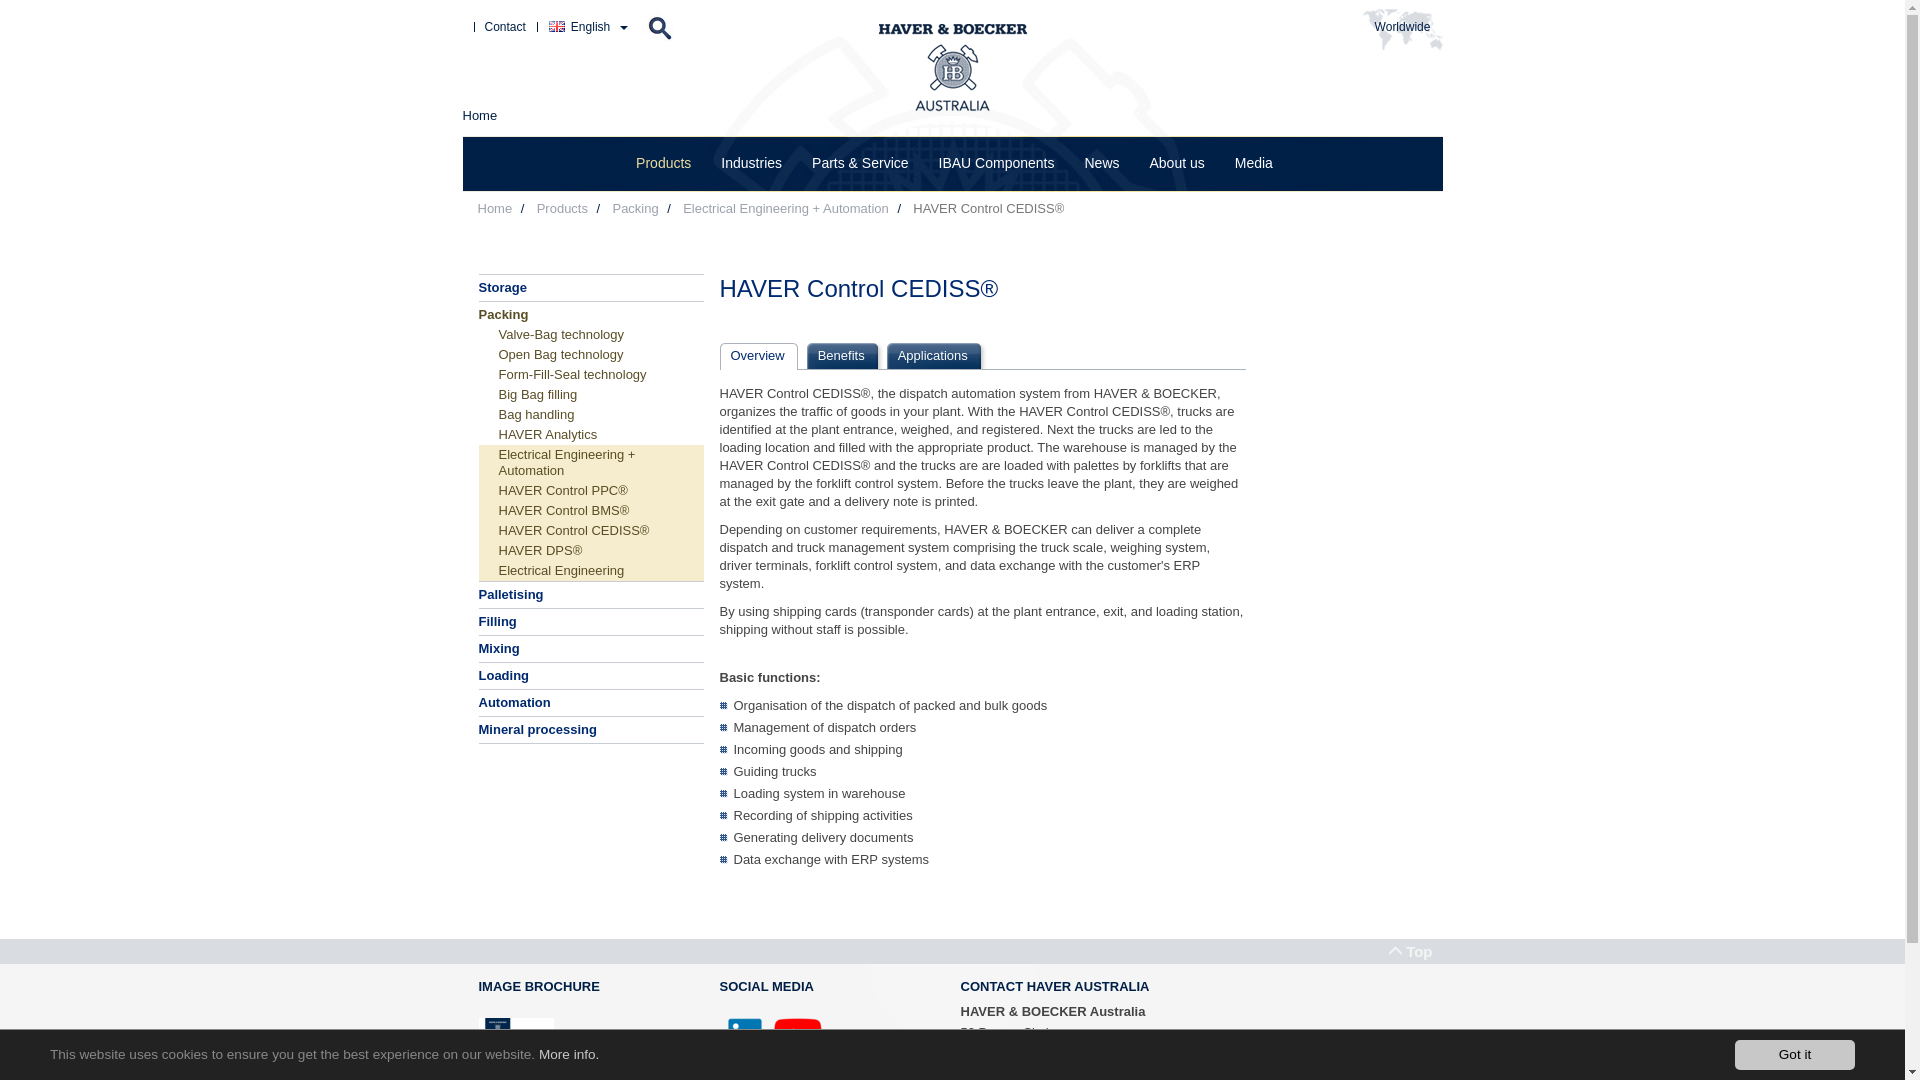 This screenshot has width=1920, height=1080. Describe the element at coordinates (1100, 162) in the screenshot. I see `'News'` at that location.